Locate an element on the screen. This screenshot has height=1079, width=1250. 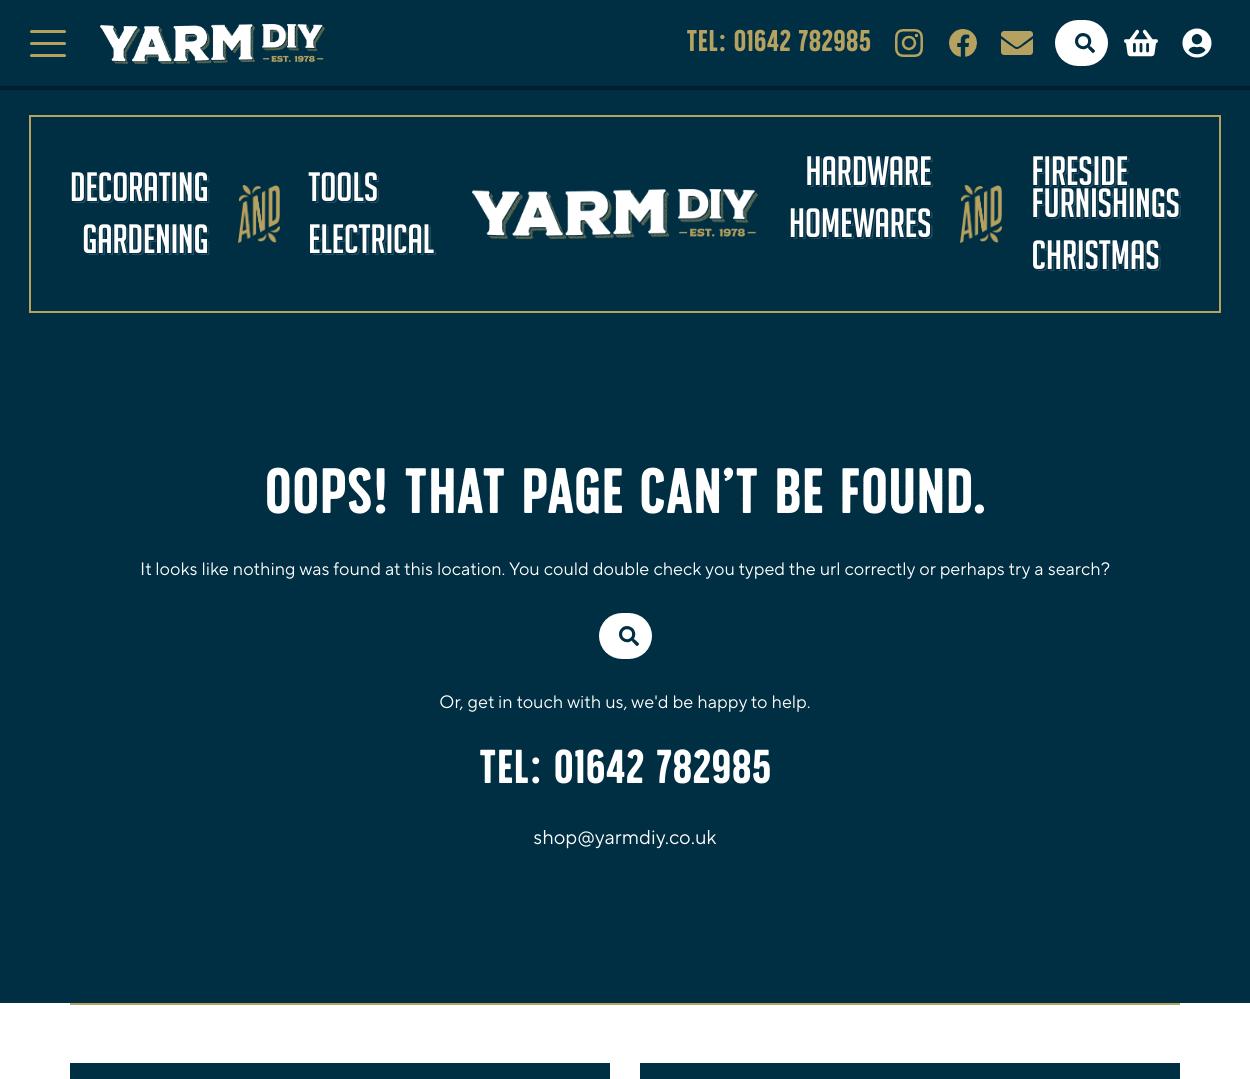
'Oops! That page can’t be found.' is located at coordinates (264, 491).